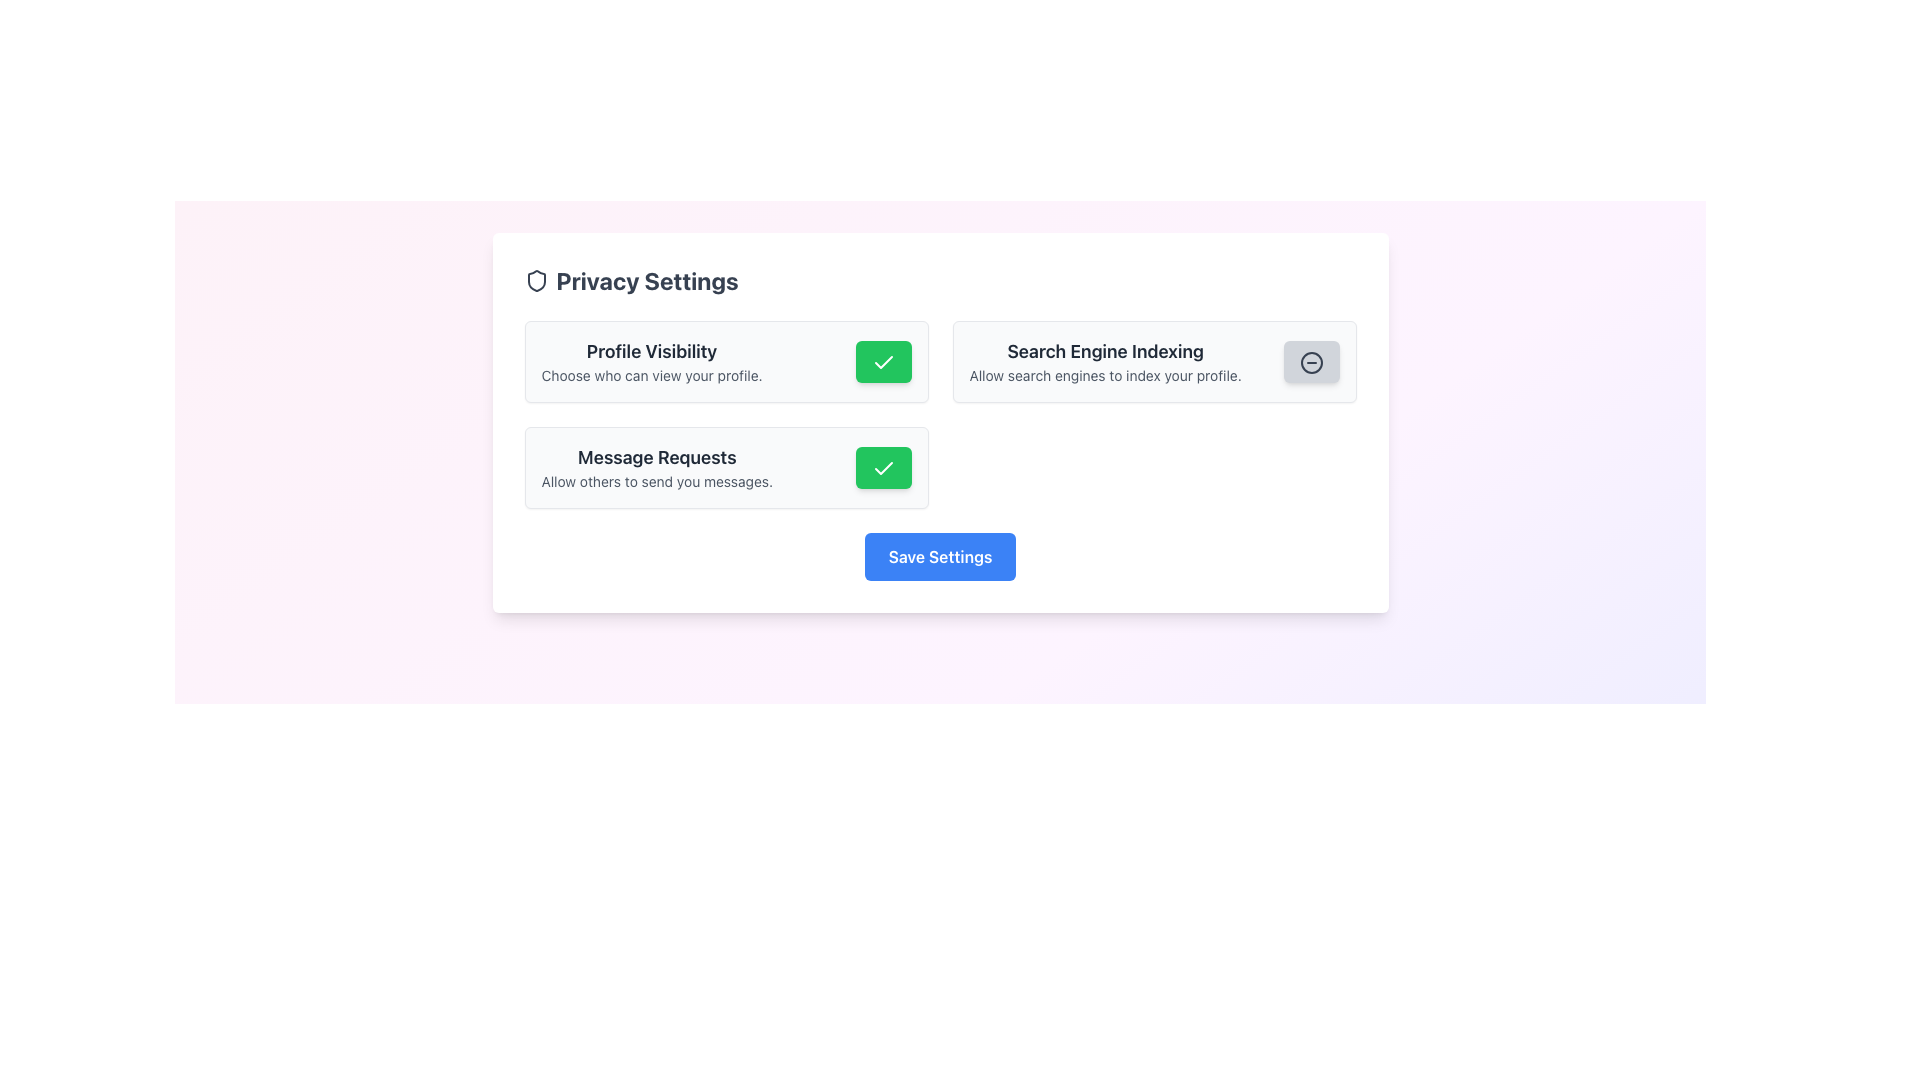 This screenshot has height=1080, width=1920. Describe the element at coordinates (536, 281) in the screenshot. I see `the shield-shaped icon with a bold outline, located at the top-left corner of the card containing 'Privacy Settings'` at that location.